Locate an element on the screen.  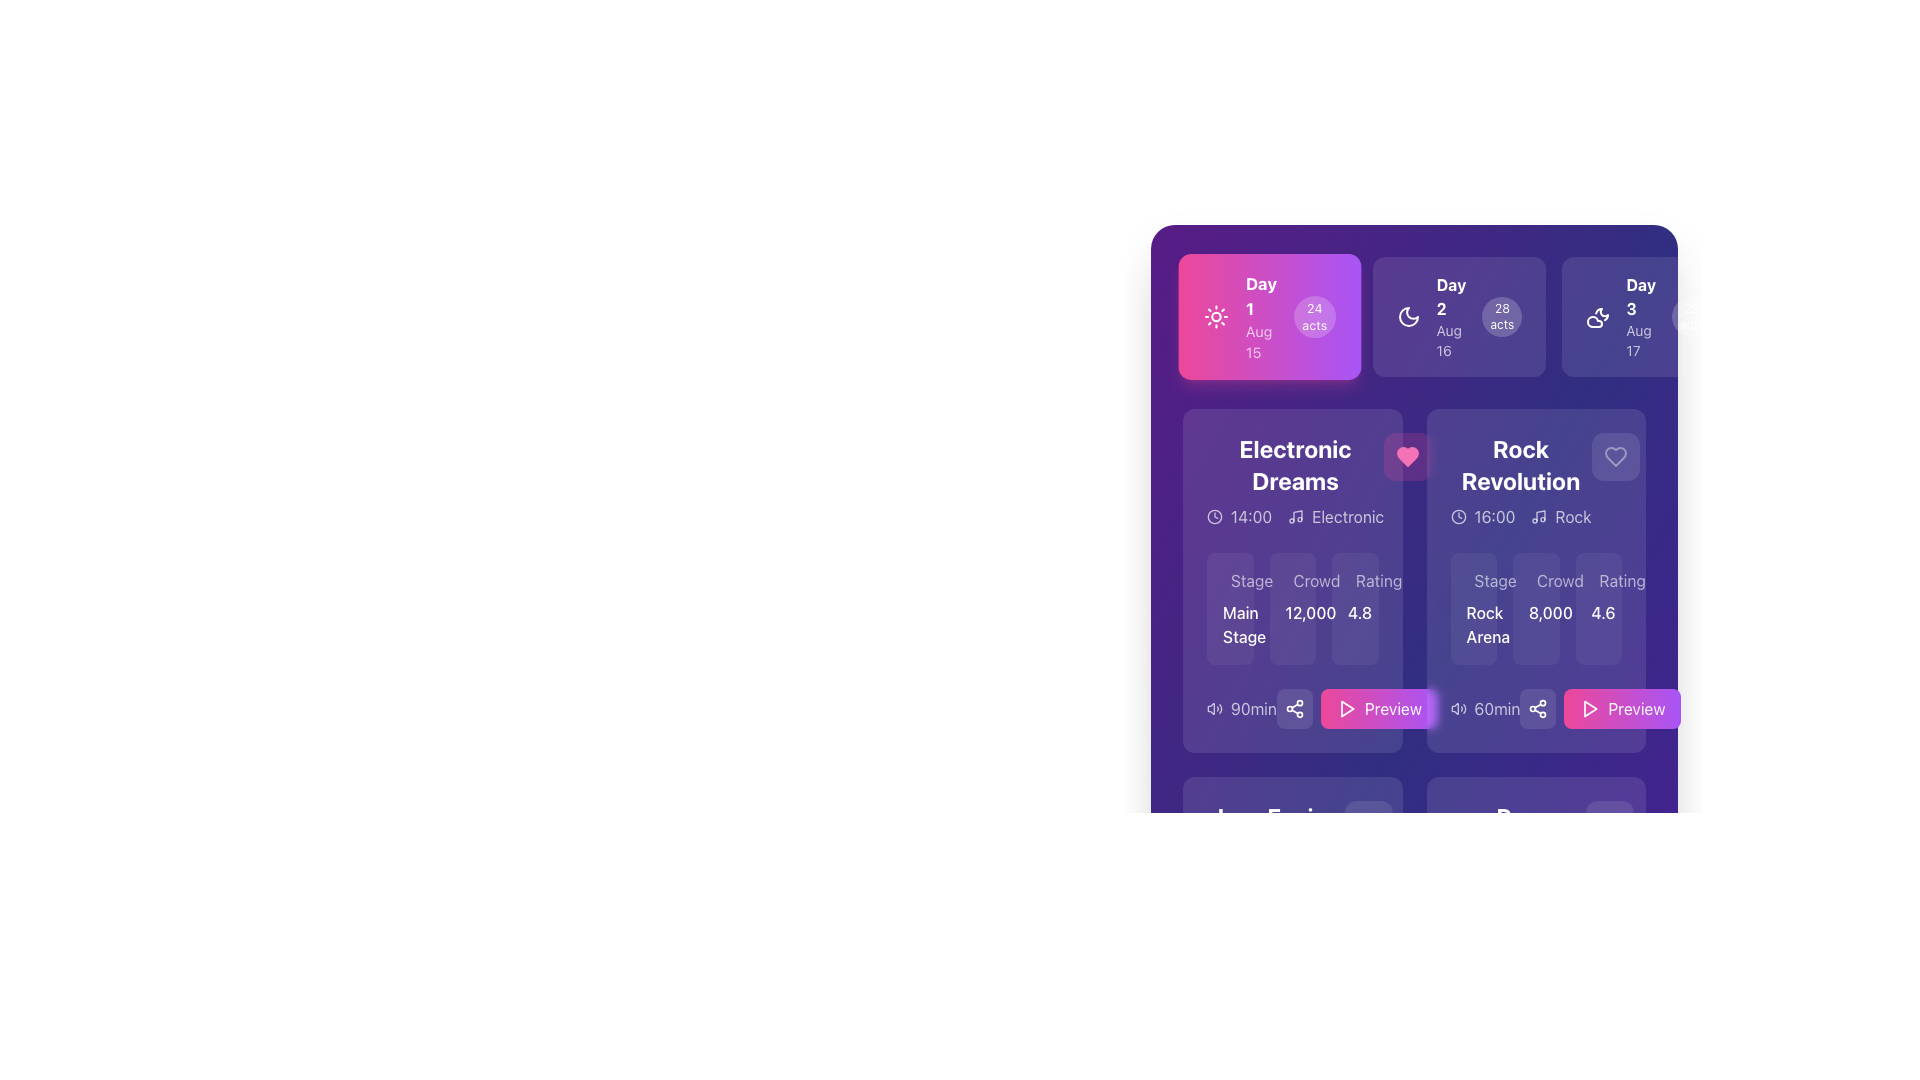
the 'Preview' button which has a gradient background from pink to purple and a triangular play icon on the left is located at coordinates (1622, 708).